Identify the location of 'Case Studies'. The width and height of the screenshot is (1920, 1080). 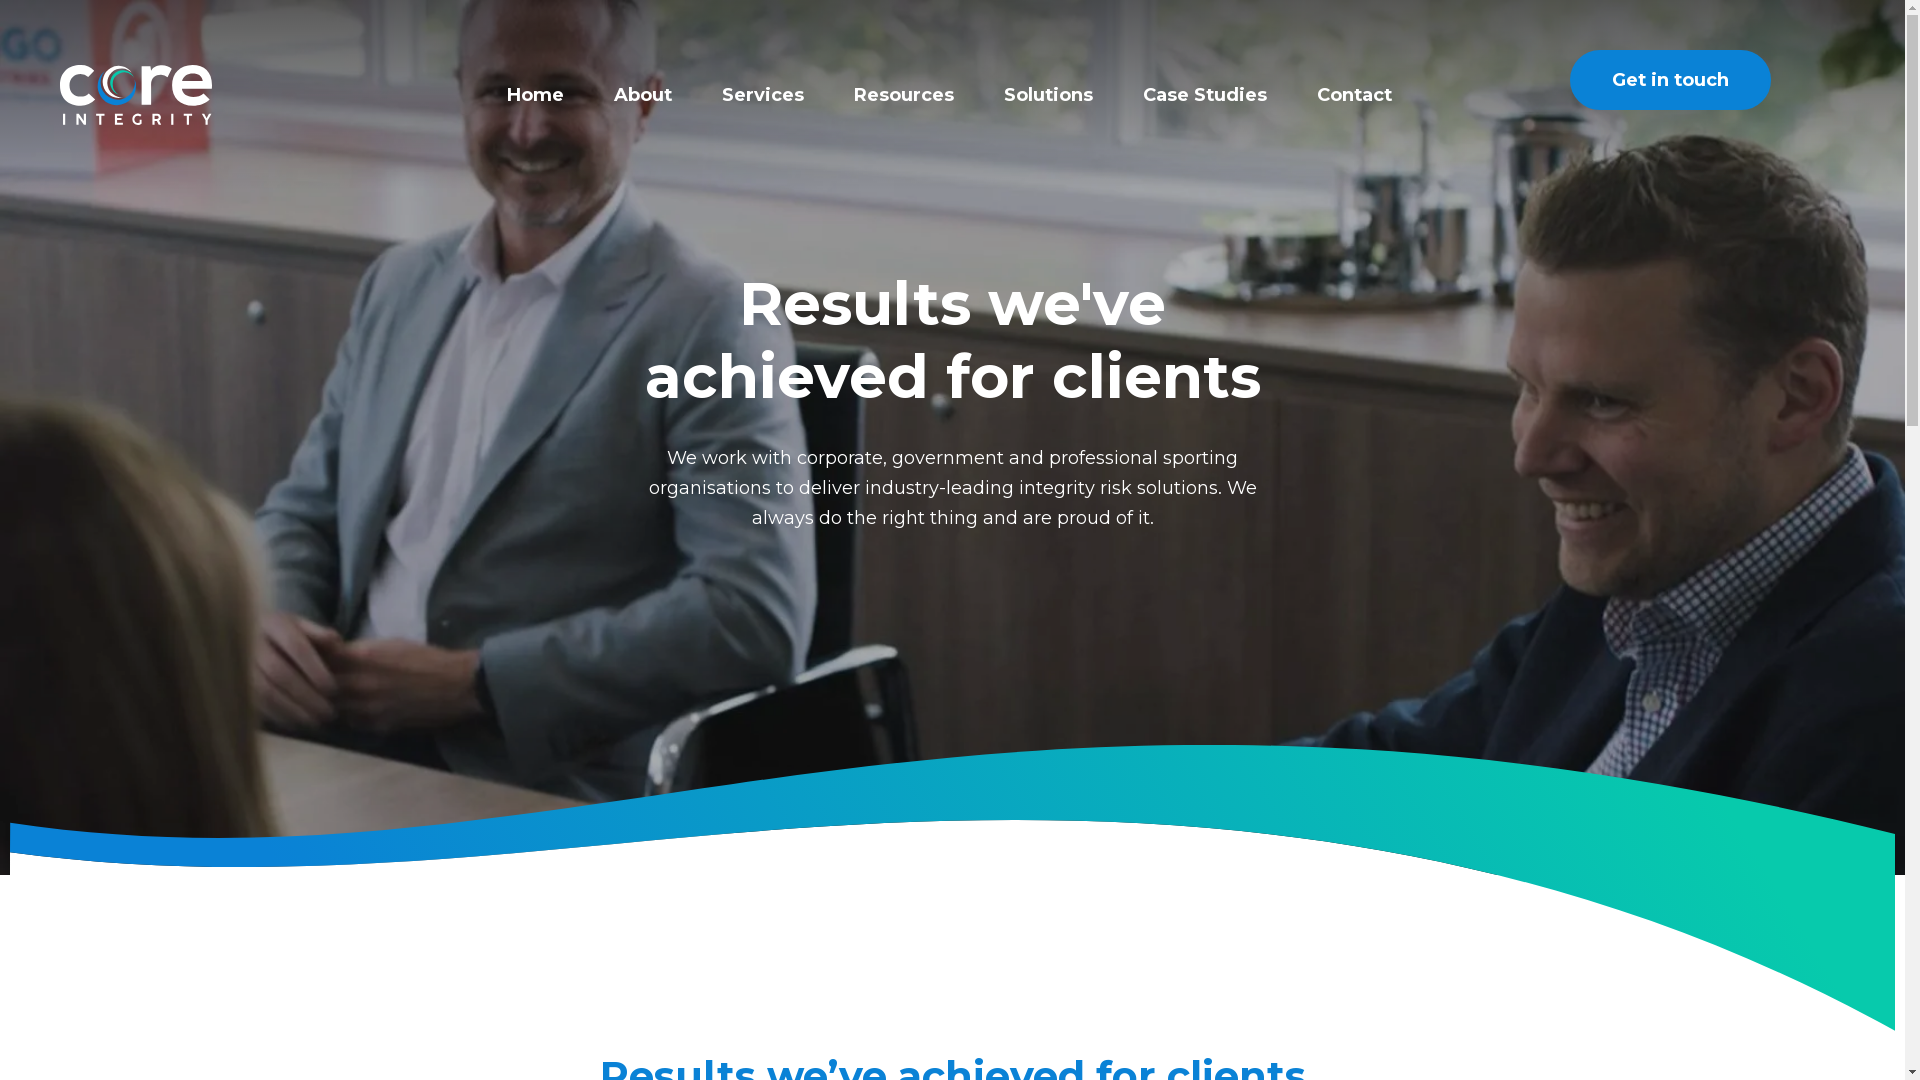
(1203, 95).